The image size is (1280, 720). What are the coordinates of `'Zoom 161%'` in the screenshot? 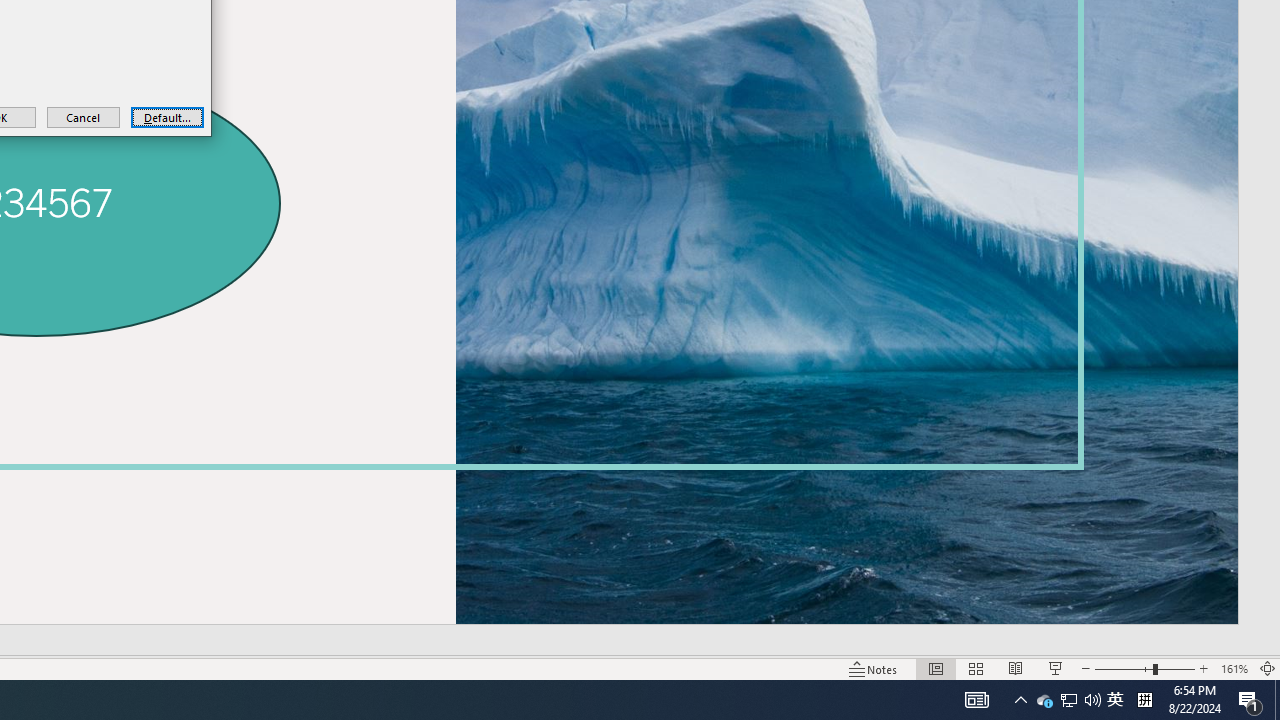 It's located at (1233, 669).